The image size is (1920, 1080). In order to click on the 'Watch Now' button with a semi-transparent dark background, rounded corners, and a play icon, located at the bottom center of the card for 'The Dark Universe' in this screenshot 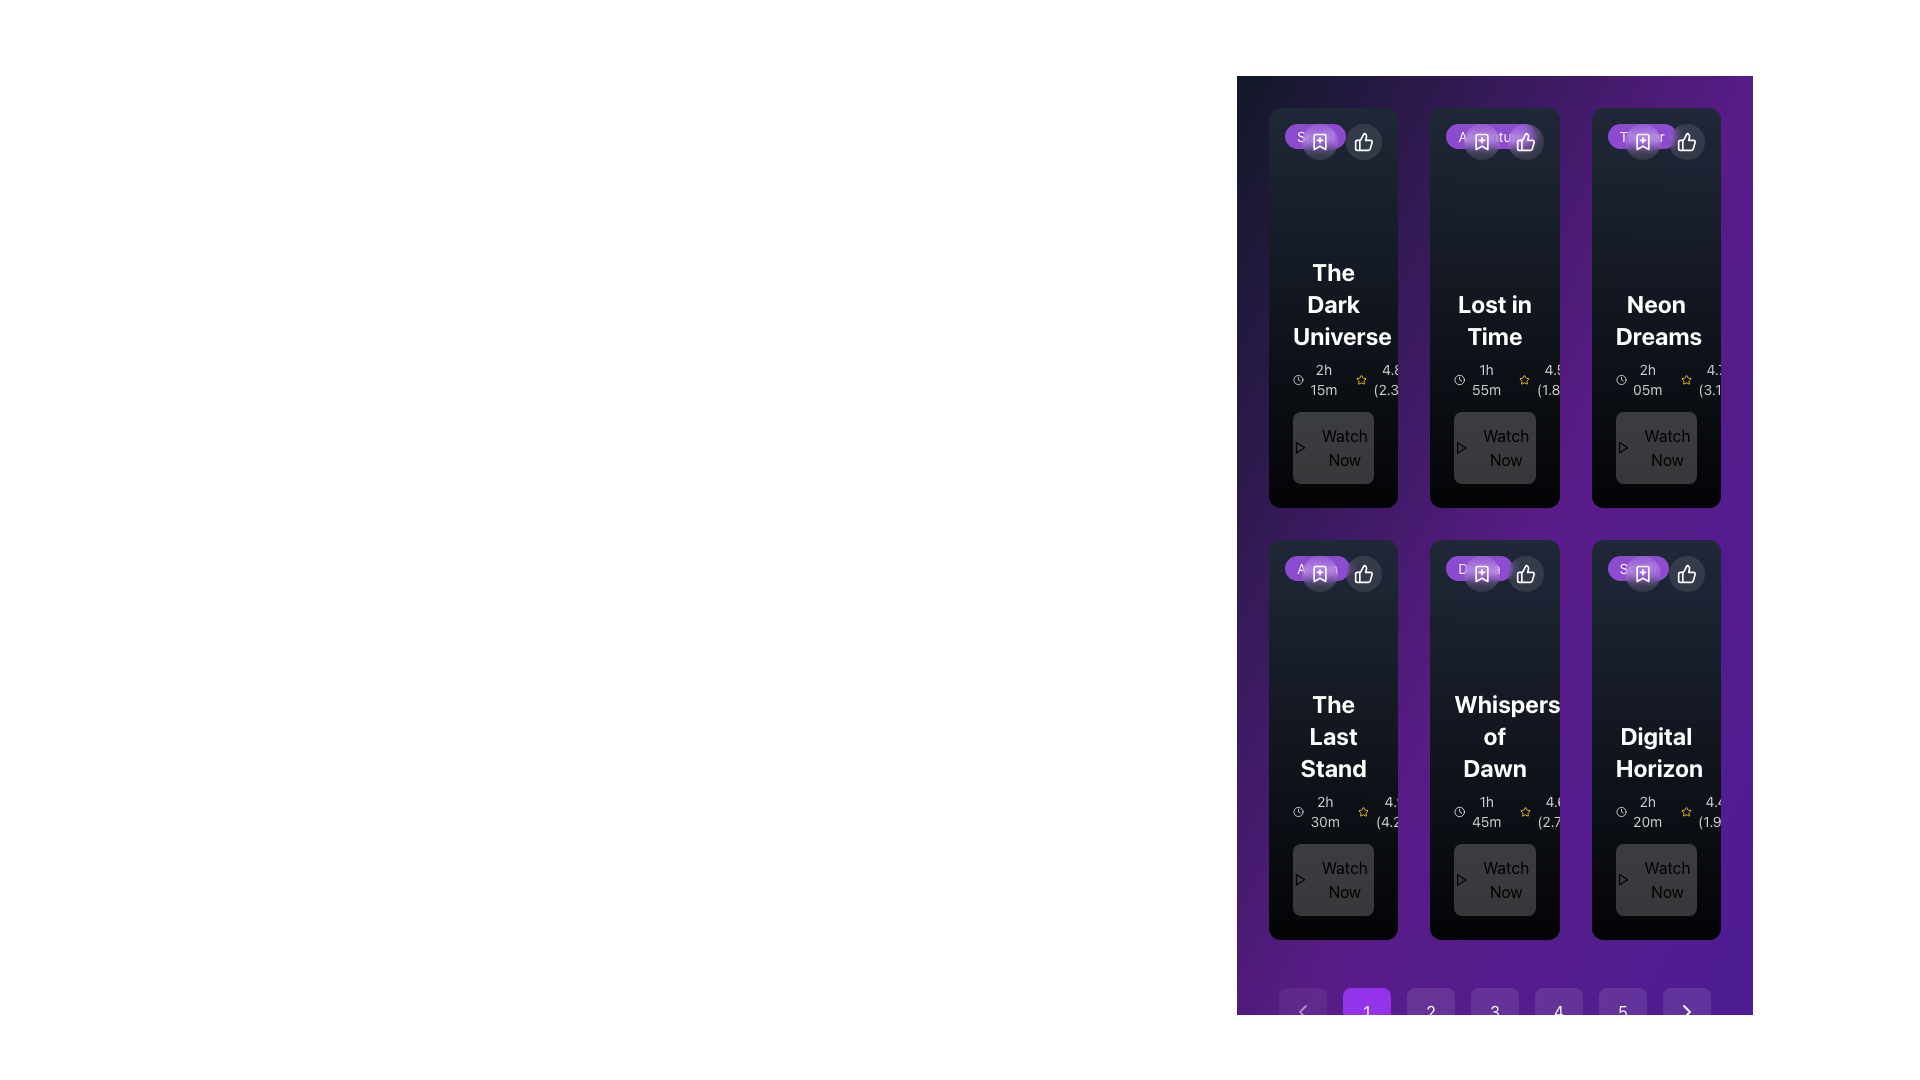, I will do `click(1333, 446)`.